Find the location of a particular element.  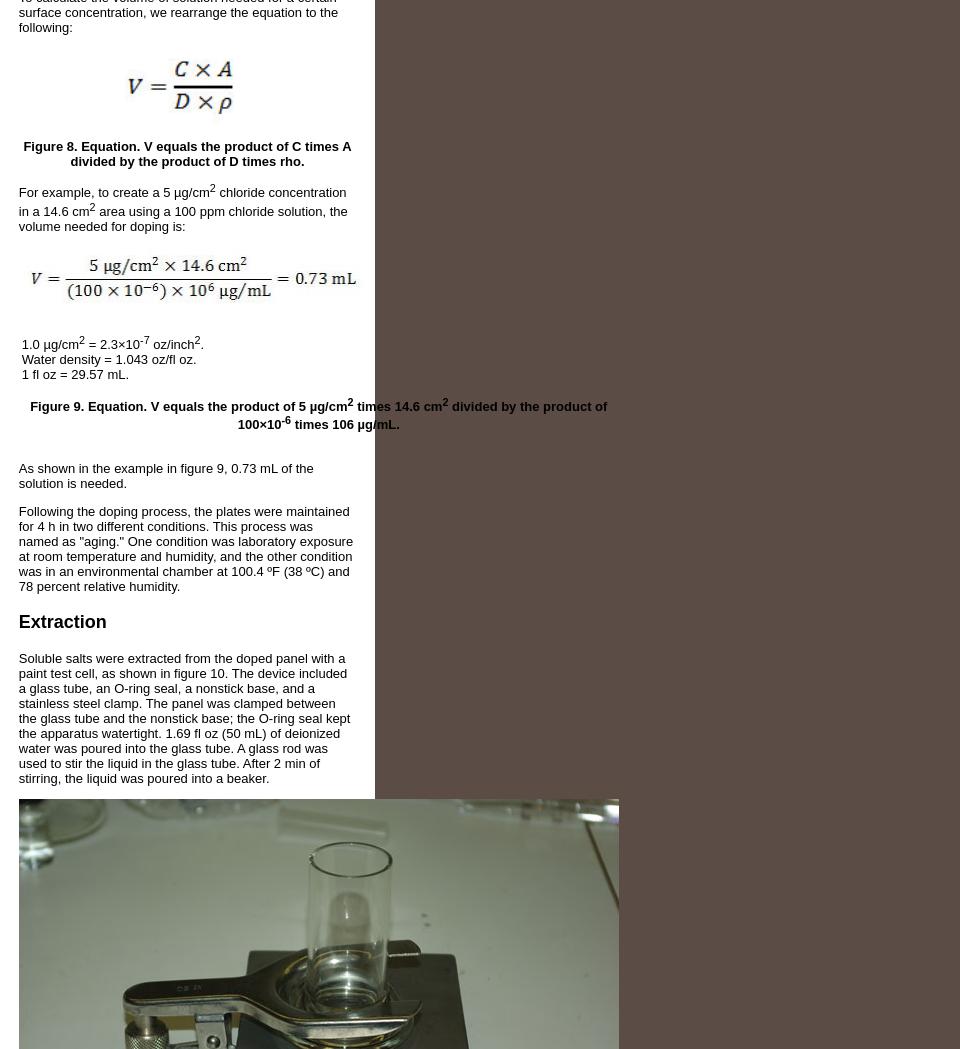

'As shown in the example in figure 9, 0.73 mL of the solution is needed.' is located at coordinates (16, 476).